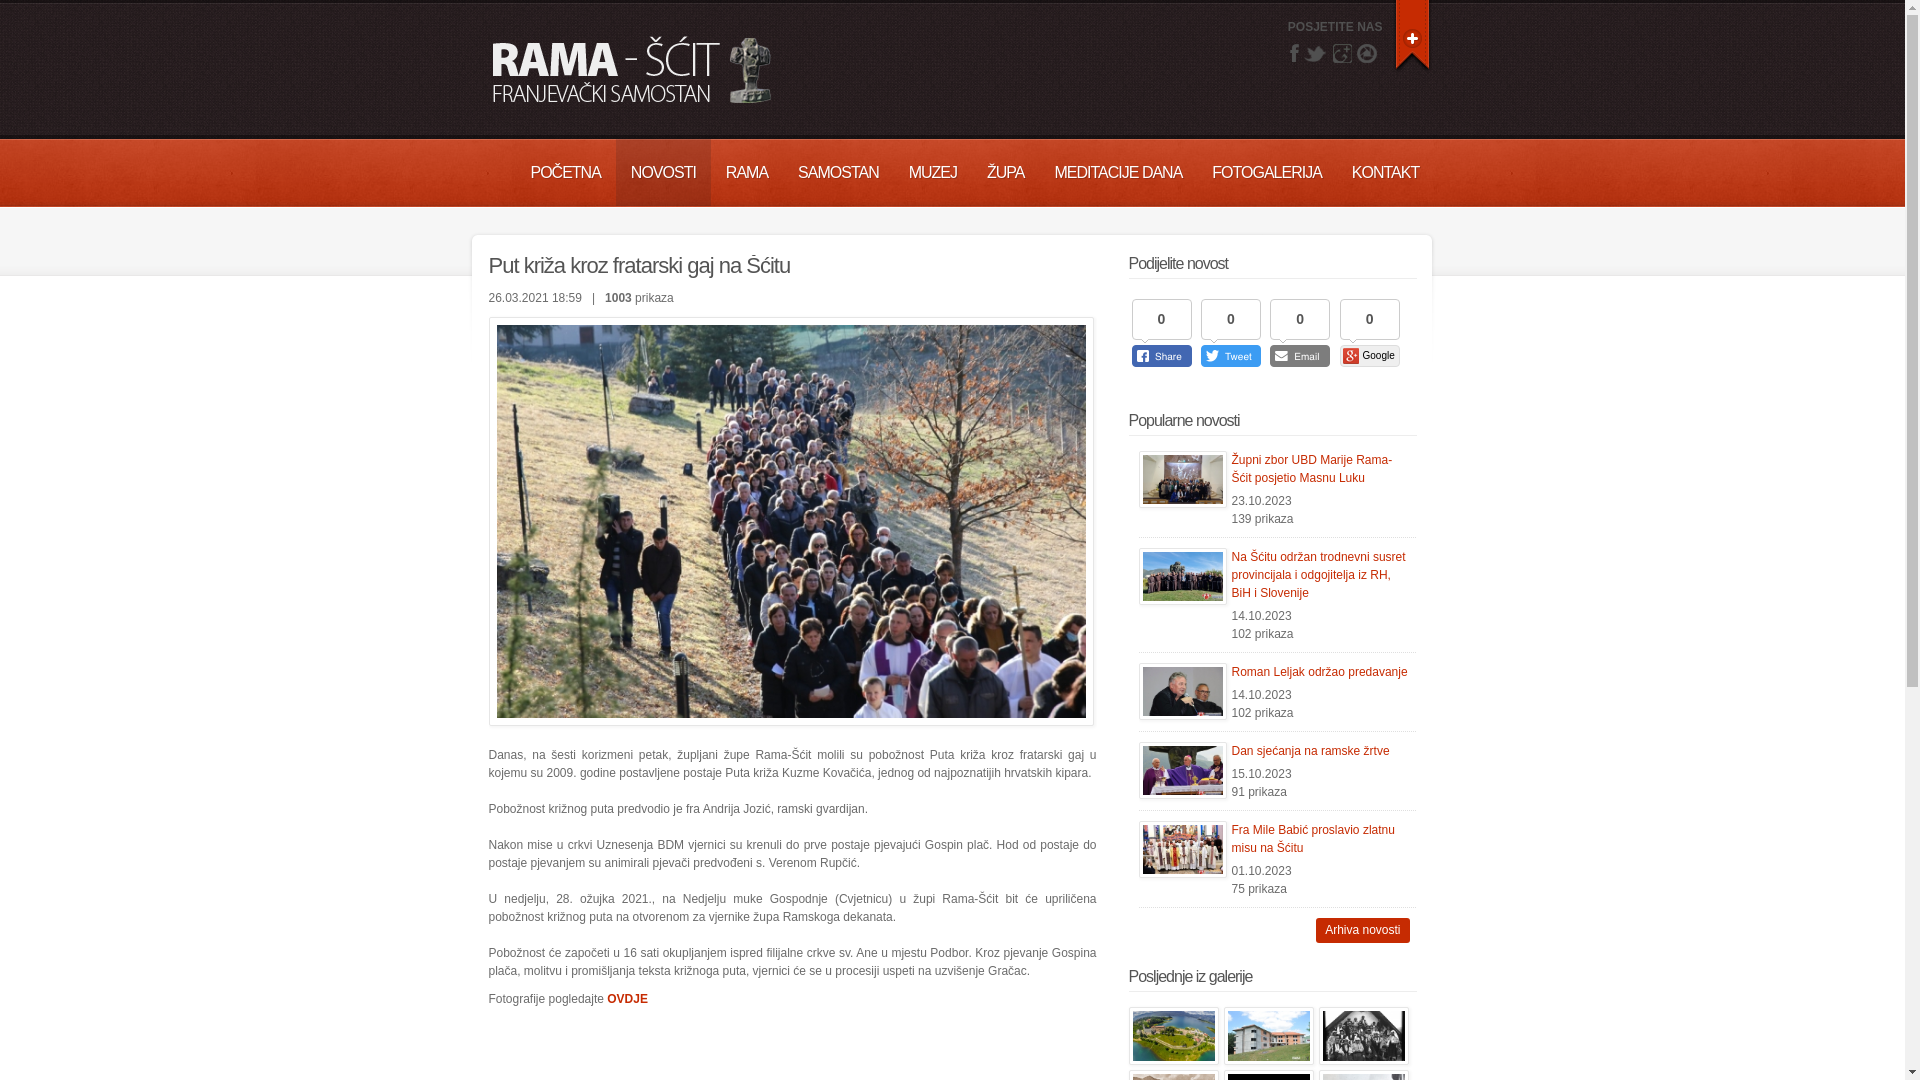 The width and height of the screenshot is (1920, 1080). I want to click on 'SAMOSTAN', so click(838, 171).